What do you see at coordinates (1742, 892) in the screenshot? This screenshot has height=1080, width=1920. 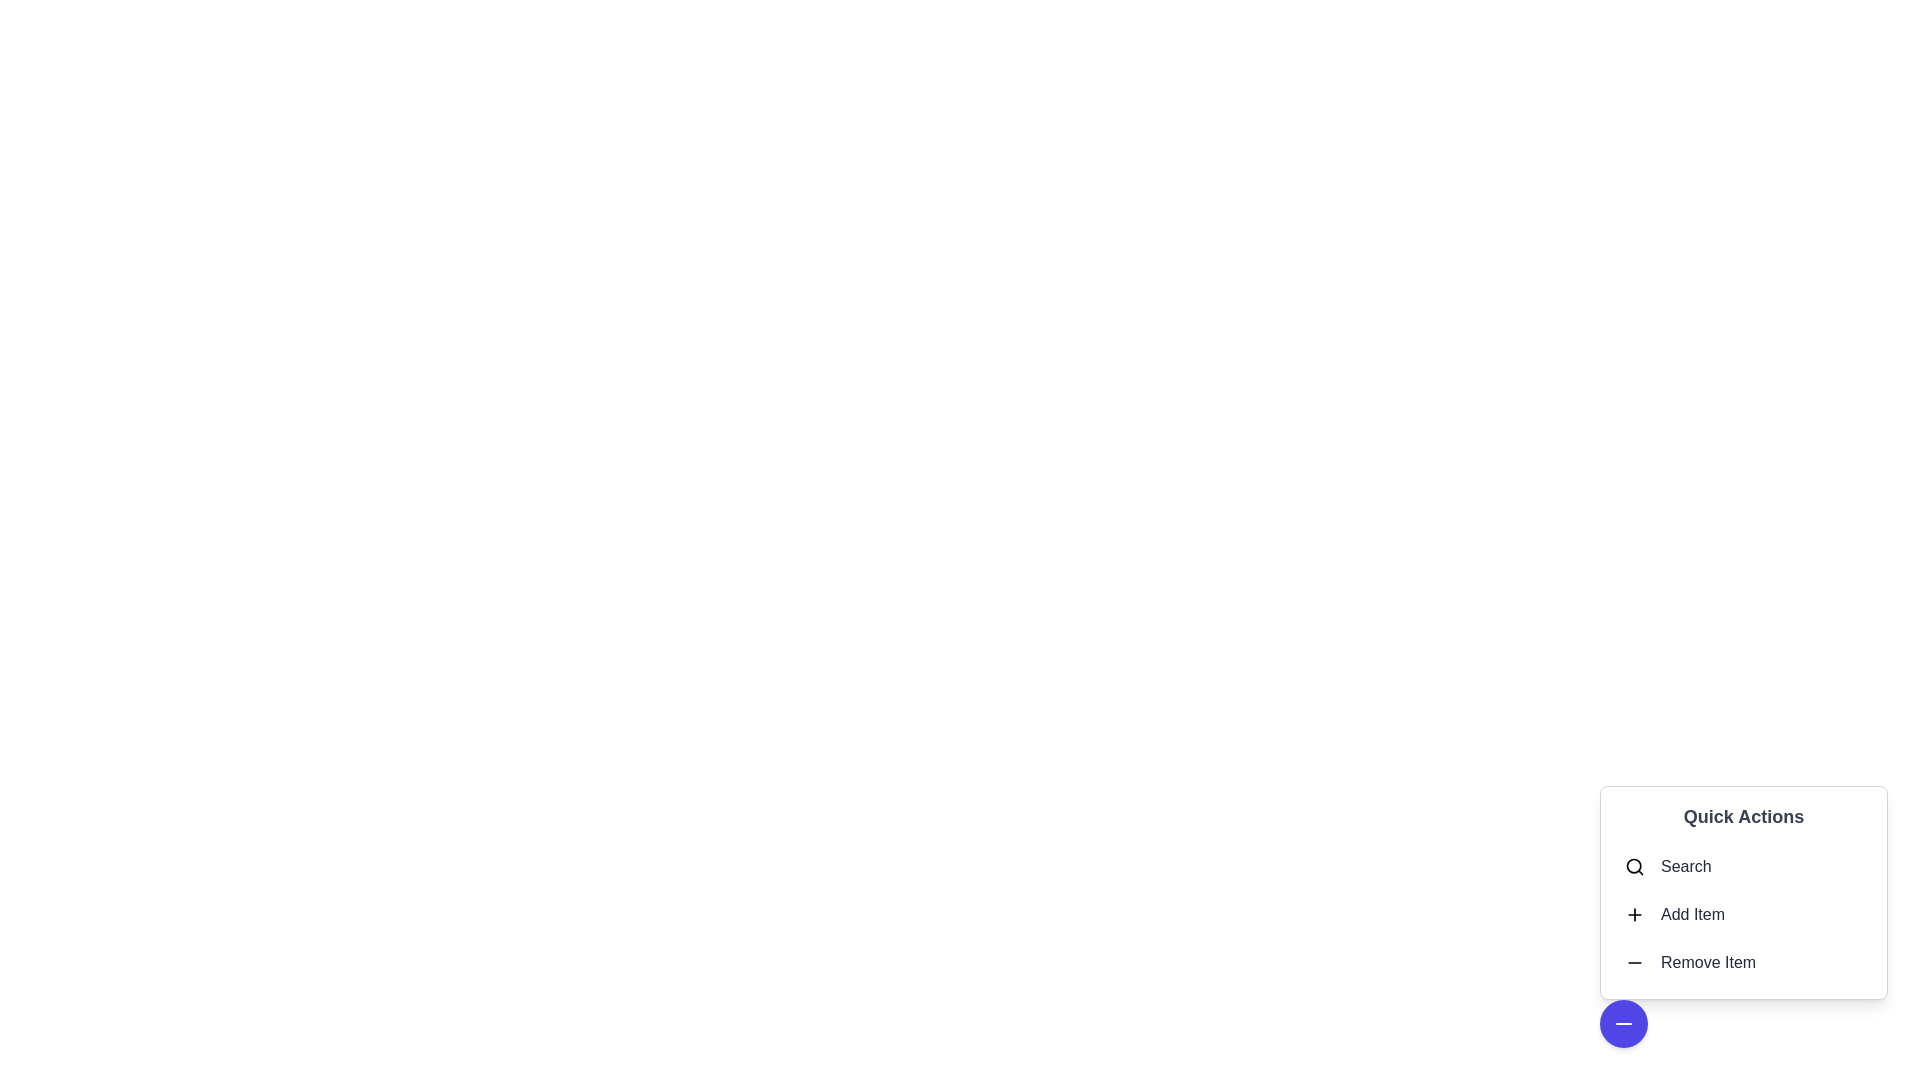 I see `the 'Quick Actions' card located in the bottom-right corner of the interface` at bounding box center [1742, 892].